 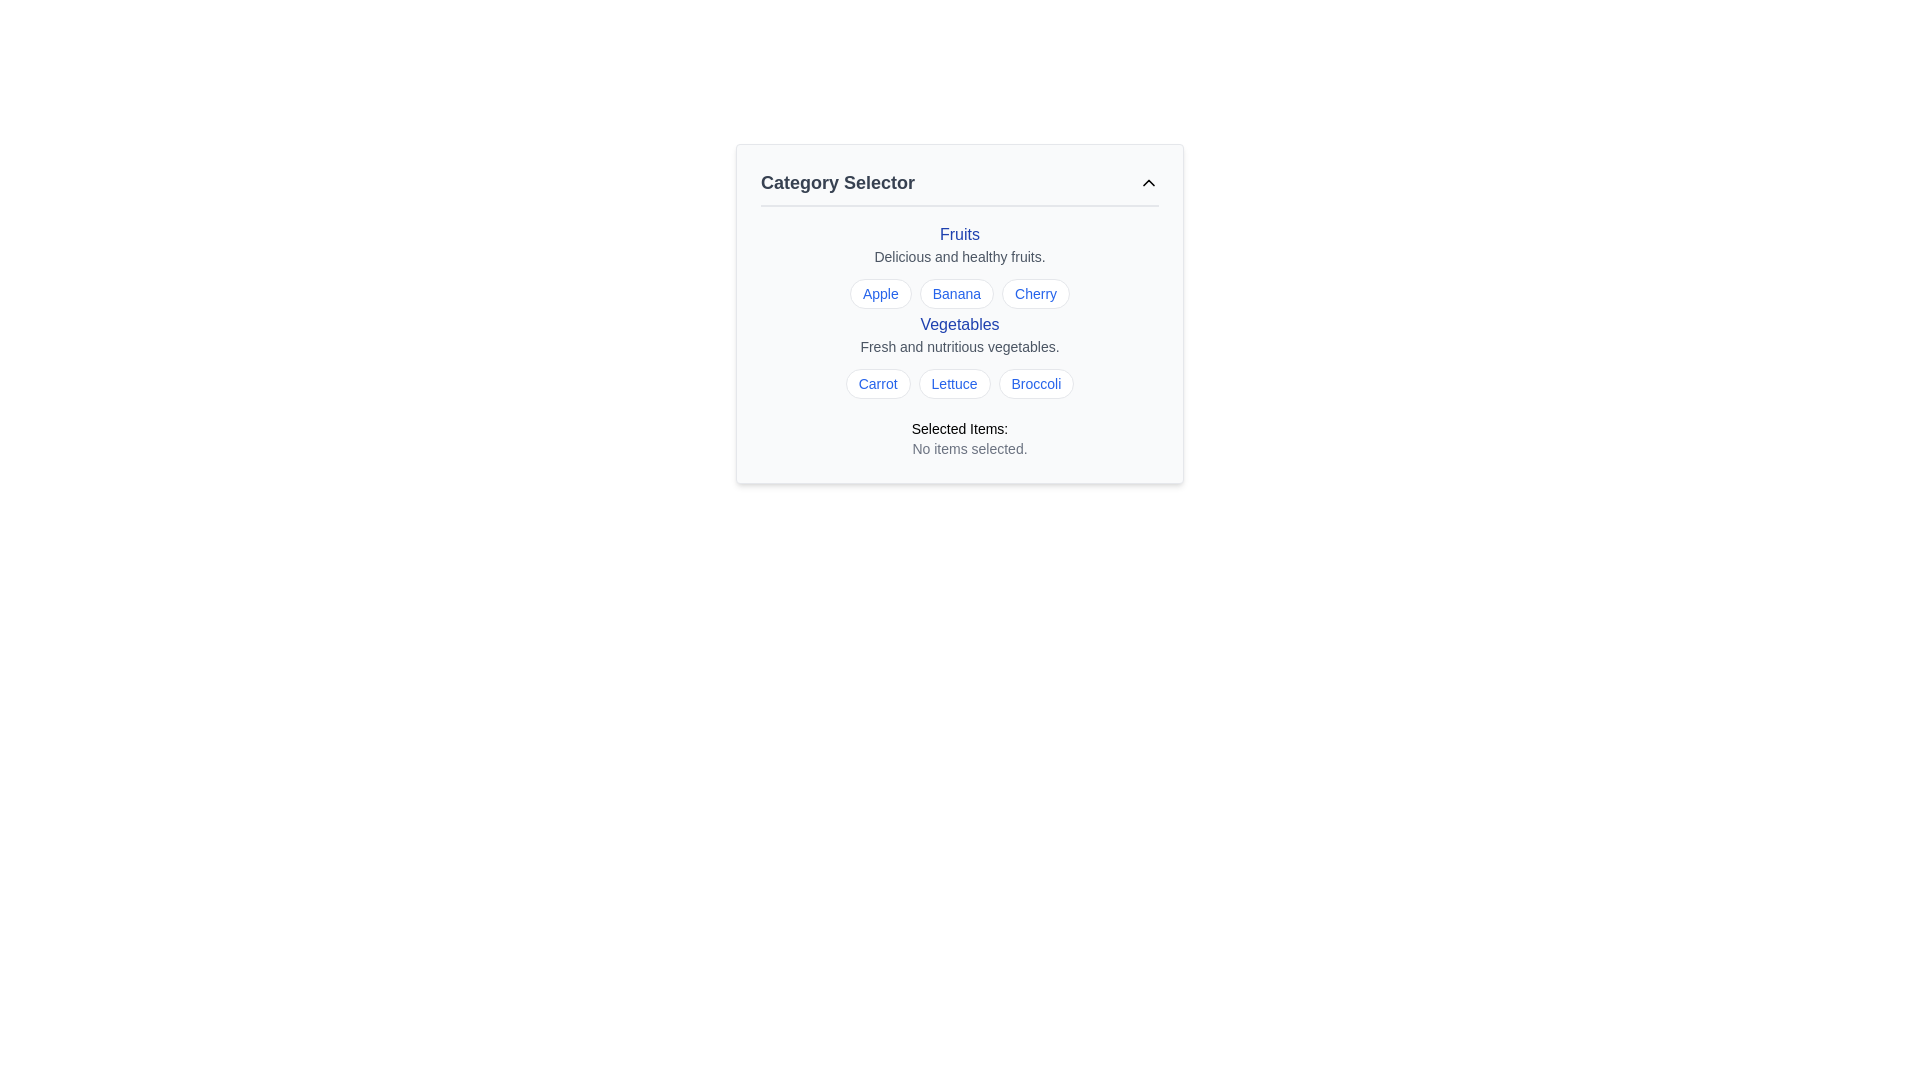 I want to click on the Text Label that categorizes the section dedicated to vegetables, which is prominently positioned at the top of the vegetable section, so click(x=960, y=323).